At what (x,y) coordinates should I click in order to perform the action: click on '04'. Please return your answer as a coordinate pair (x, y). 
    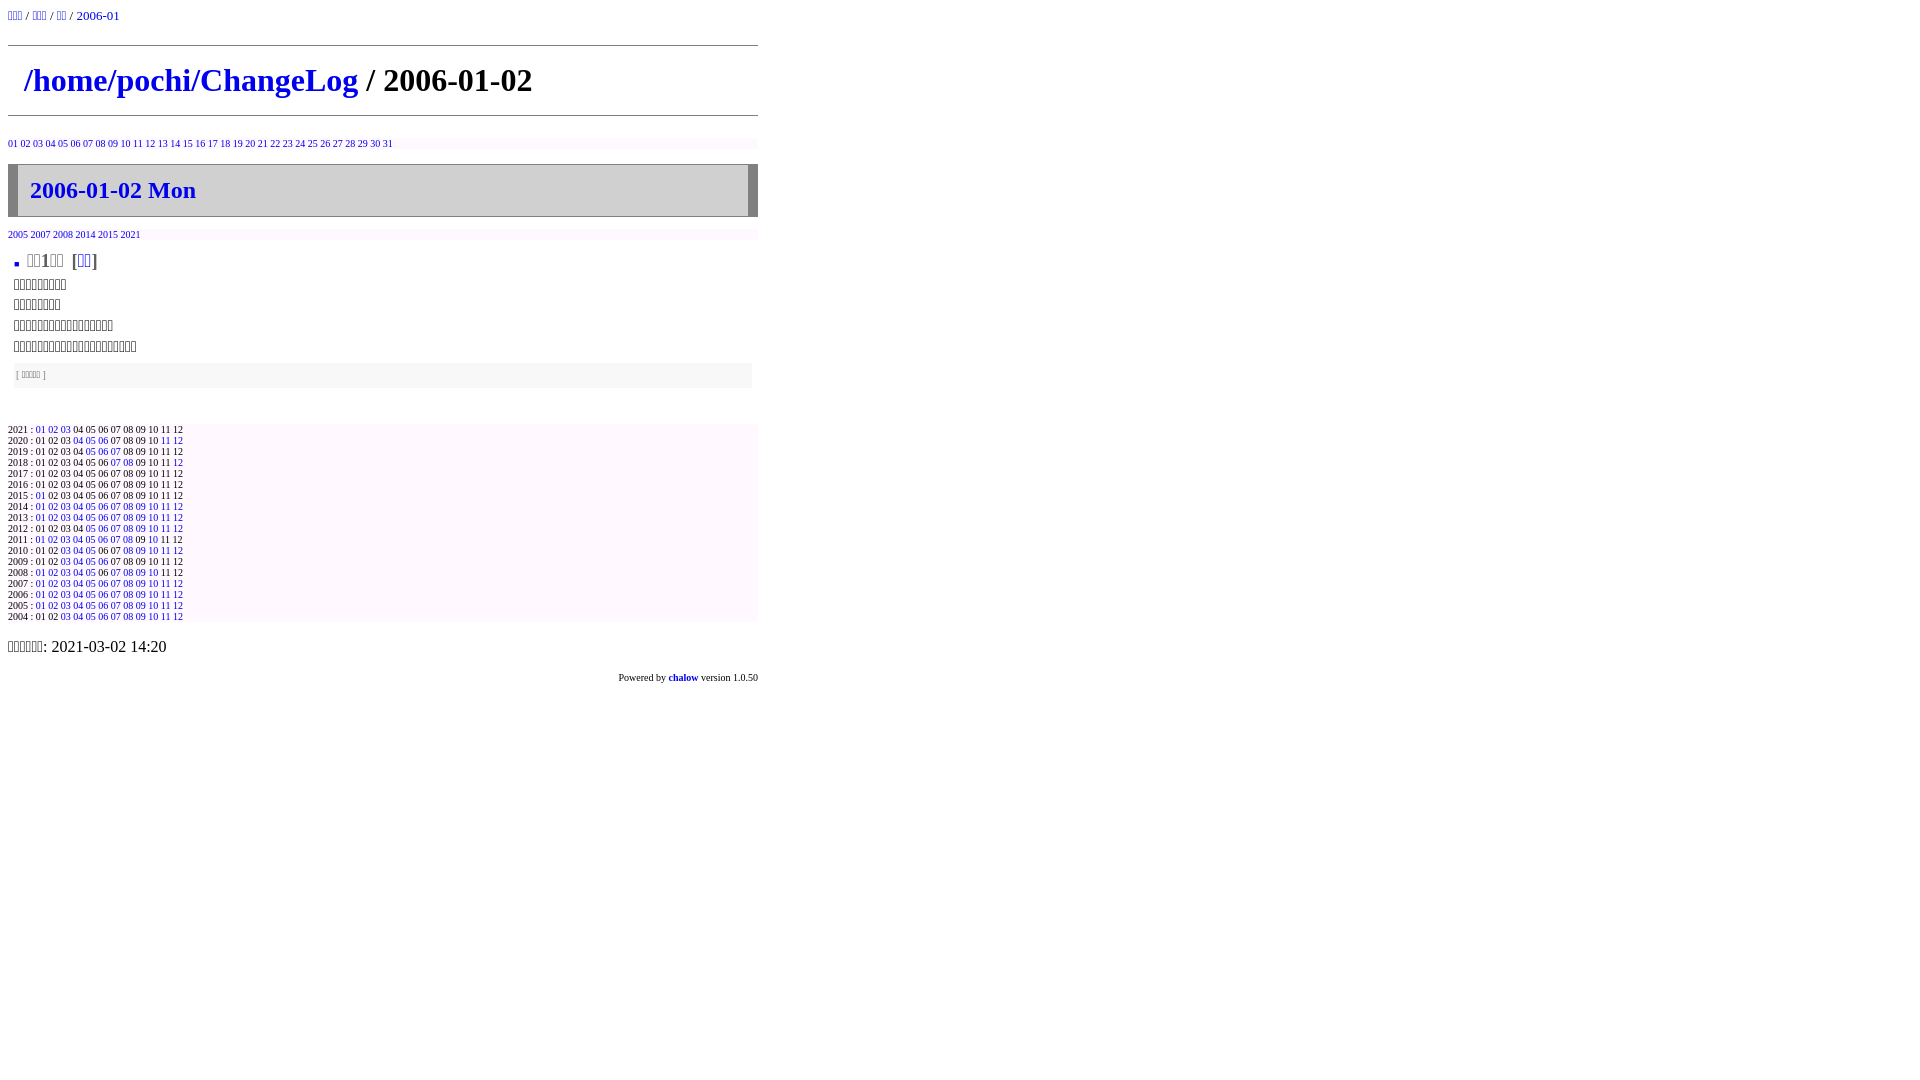
    Looking at the image, I should click on (77, 516).